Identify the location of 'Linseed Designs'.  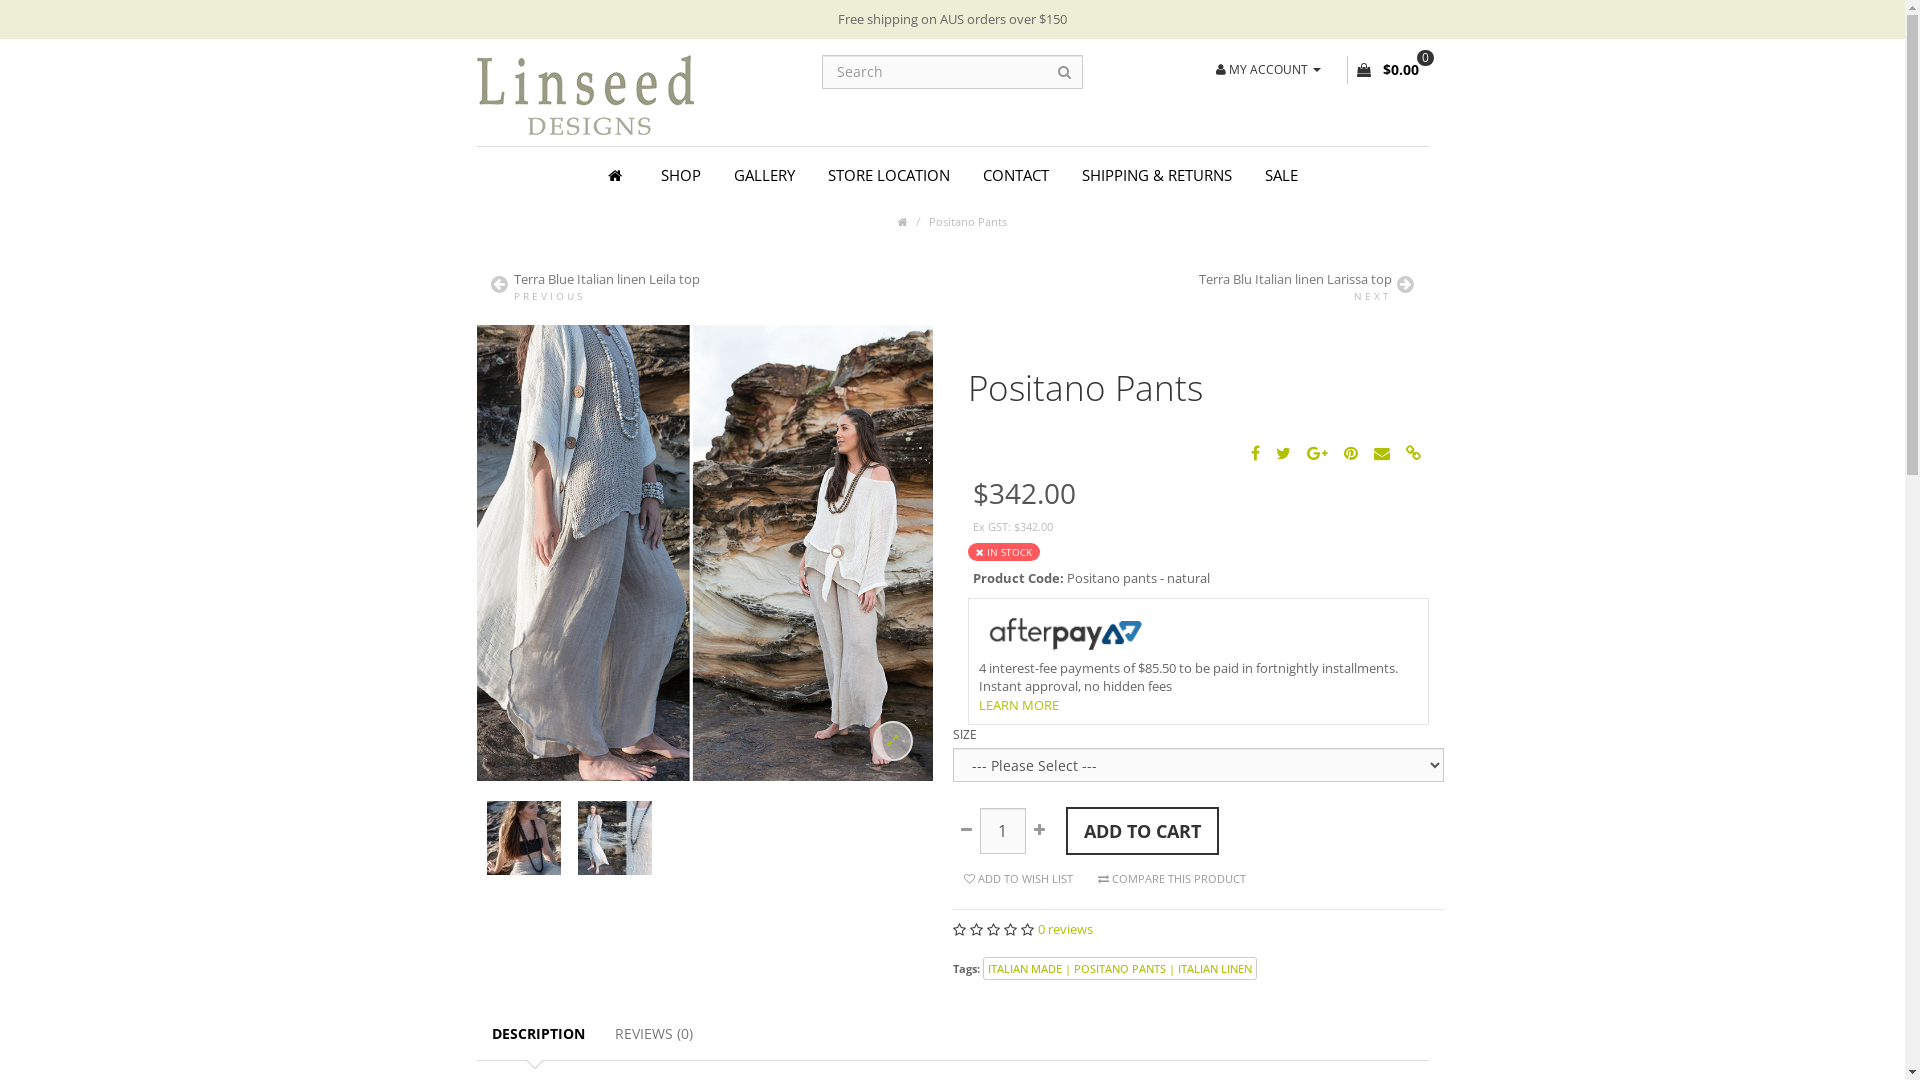
(583, 95).